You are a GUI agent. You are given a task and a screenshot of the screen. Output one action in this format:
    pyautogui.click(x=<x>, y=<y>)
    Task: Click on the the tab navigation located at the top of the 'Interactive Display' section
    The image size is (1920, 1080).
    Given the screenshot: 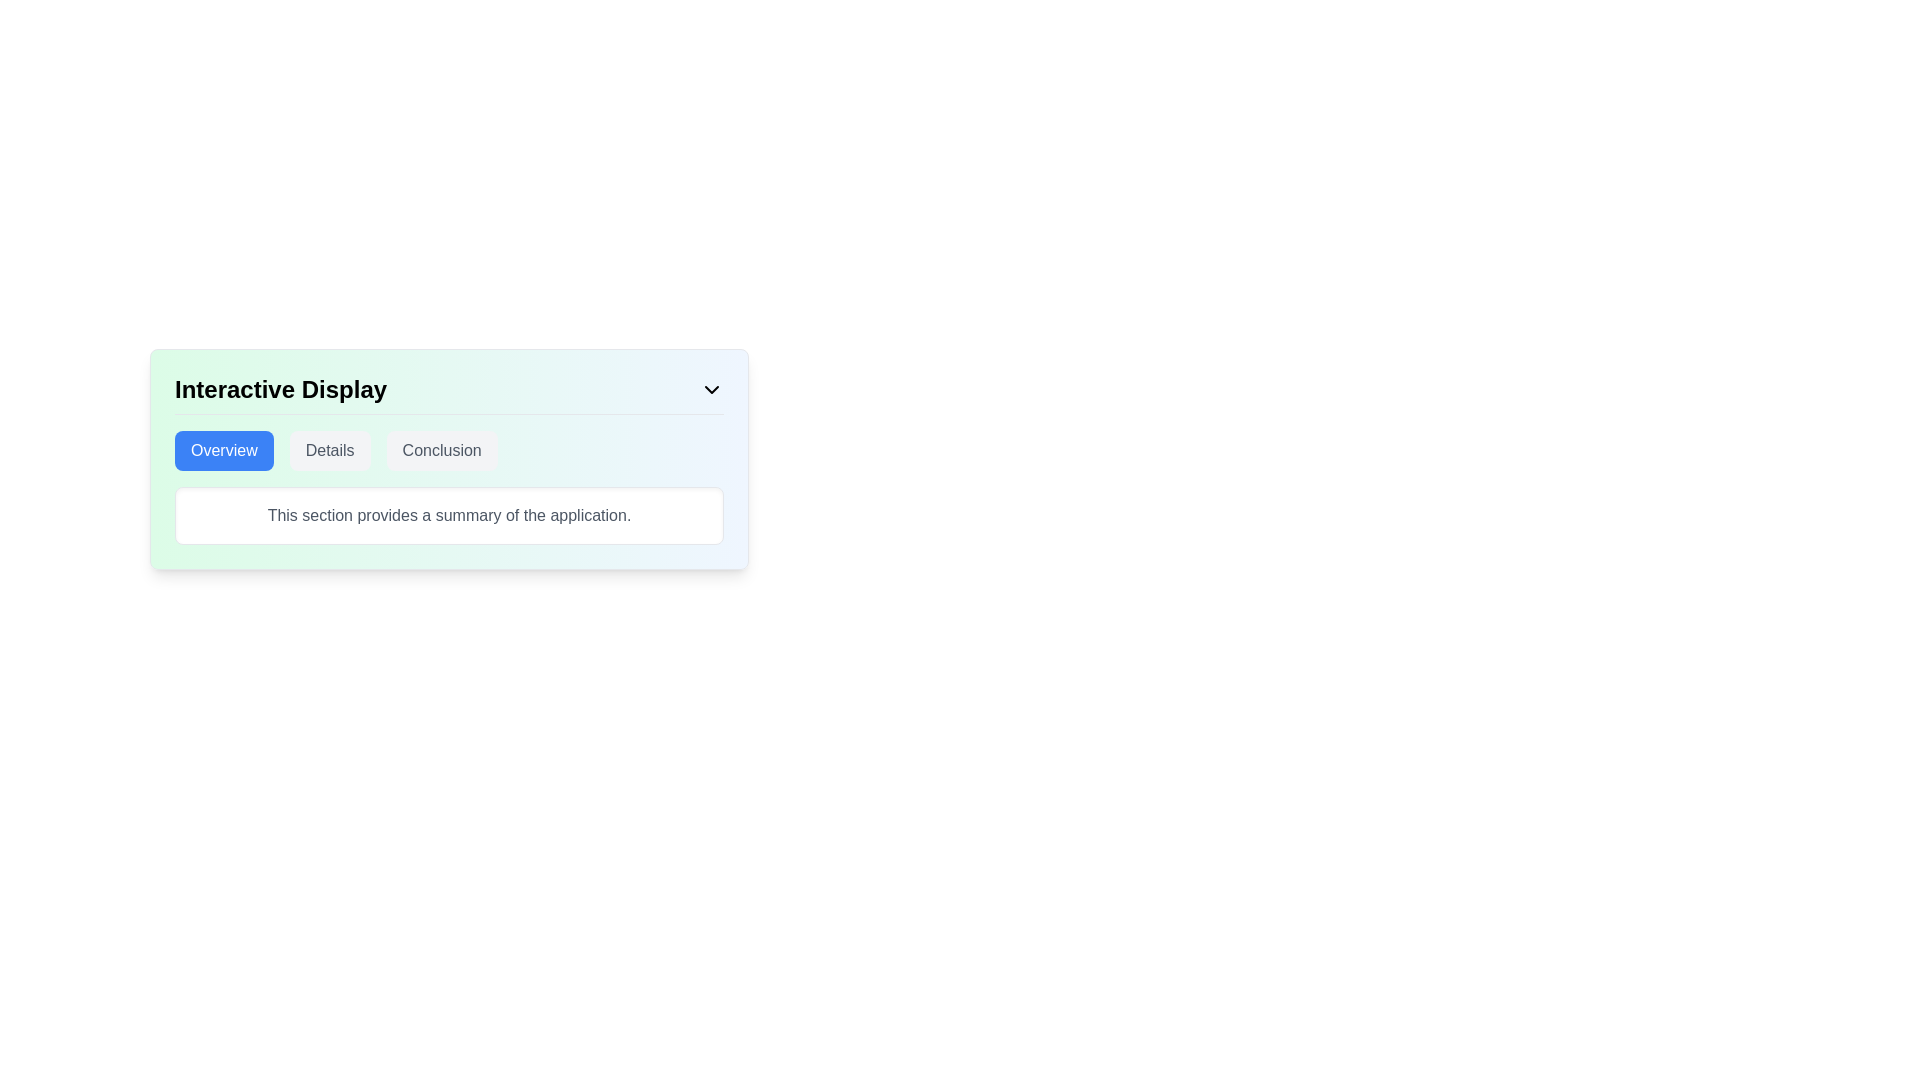 What is the action you would take?
    pyautogui.click(x=448, y=451)
    